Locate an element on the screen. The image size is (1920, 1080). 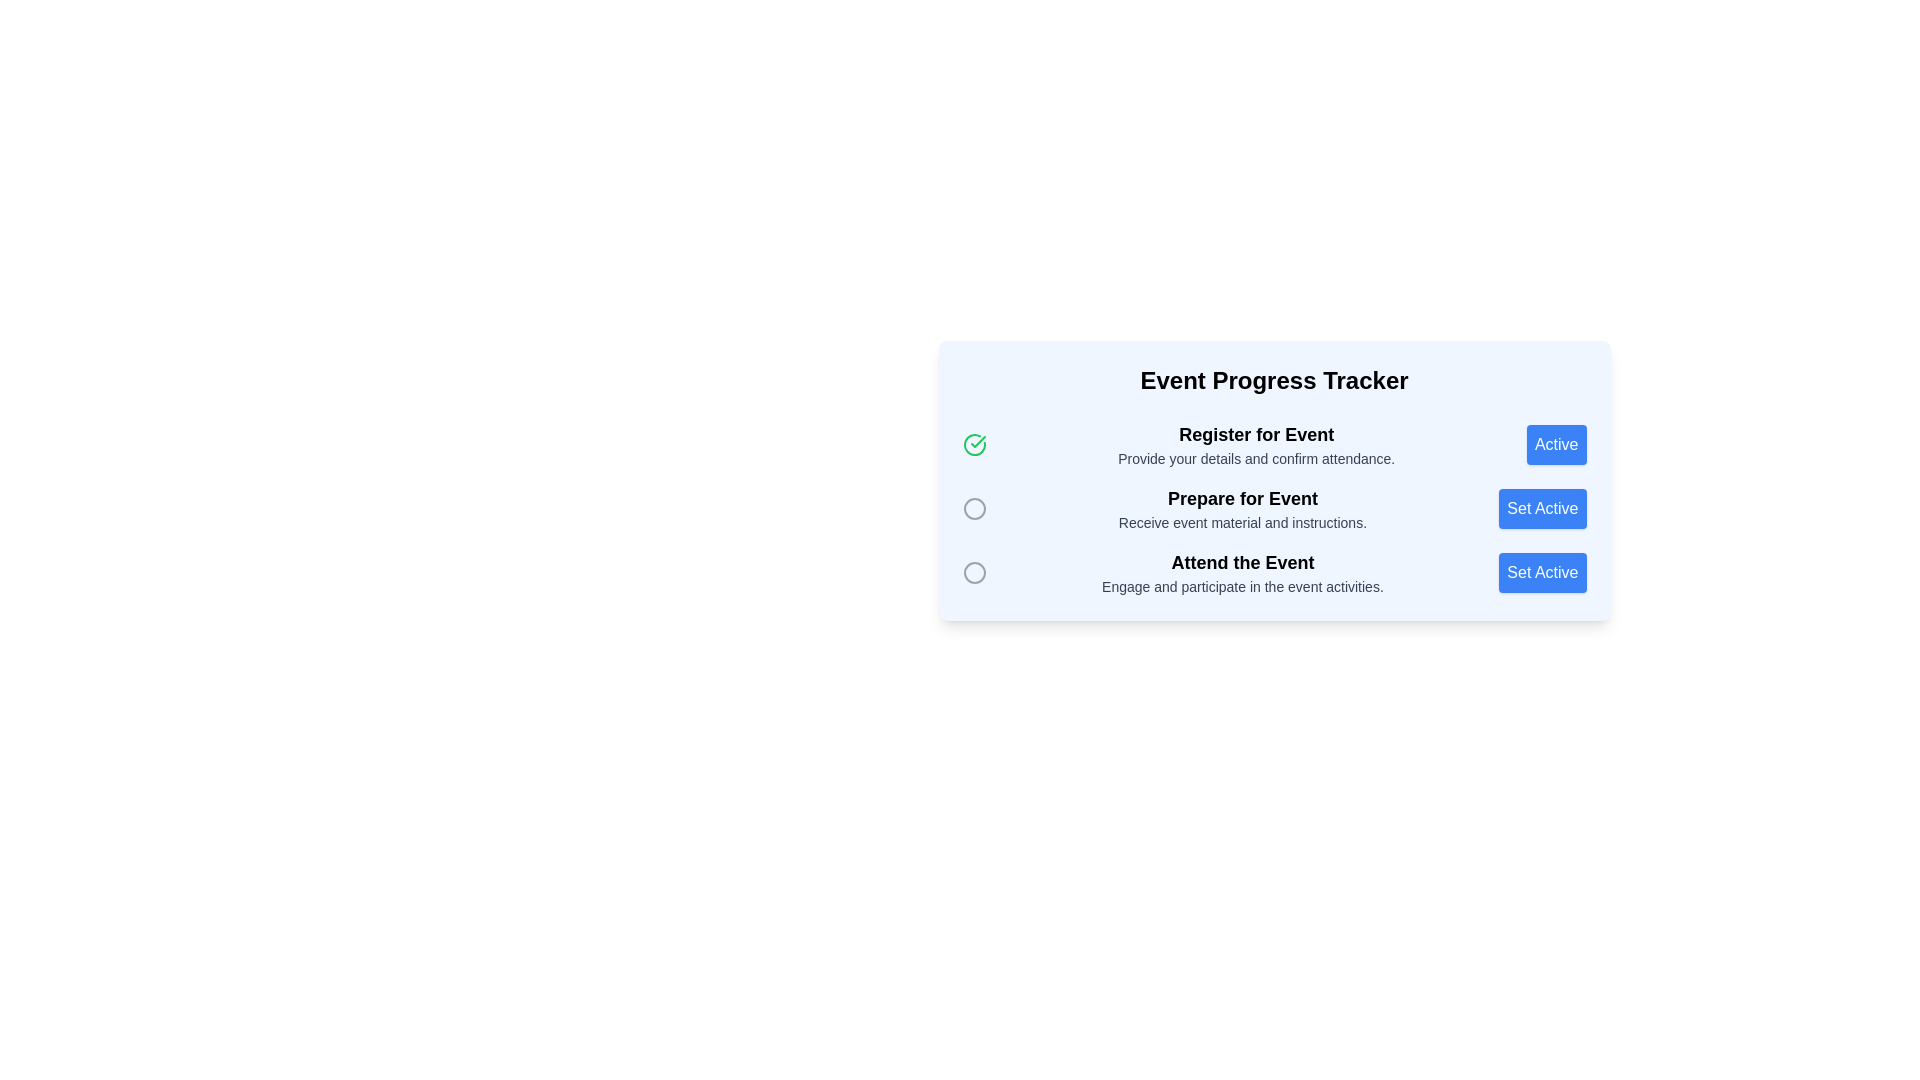
the indicator or status icon located to the left of the text 'Attend the Event' is located at coordinates (982, 573).